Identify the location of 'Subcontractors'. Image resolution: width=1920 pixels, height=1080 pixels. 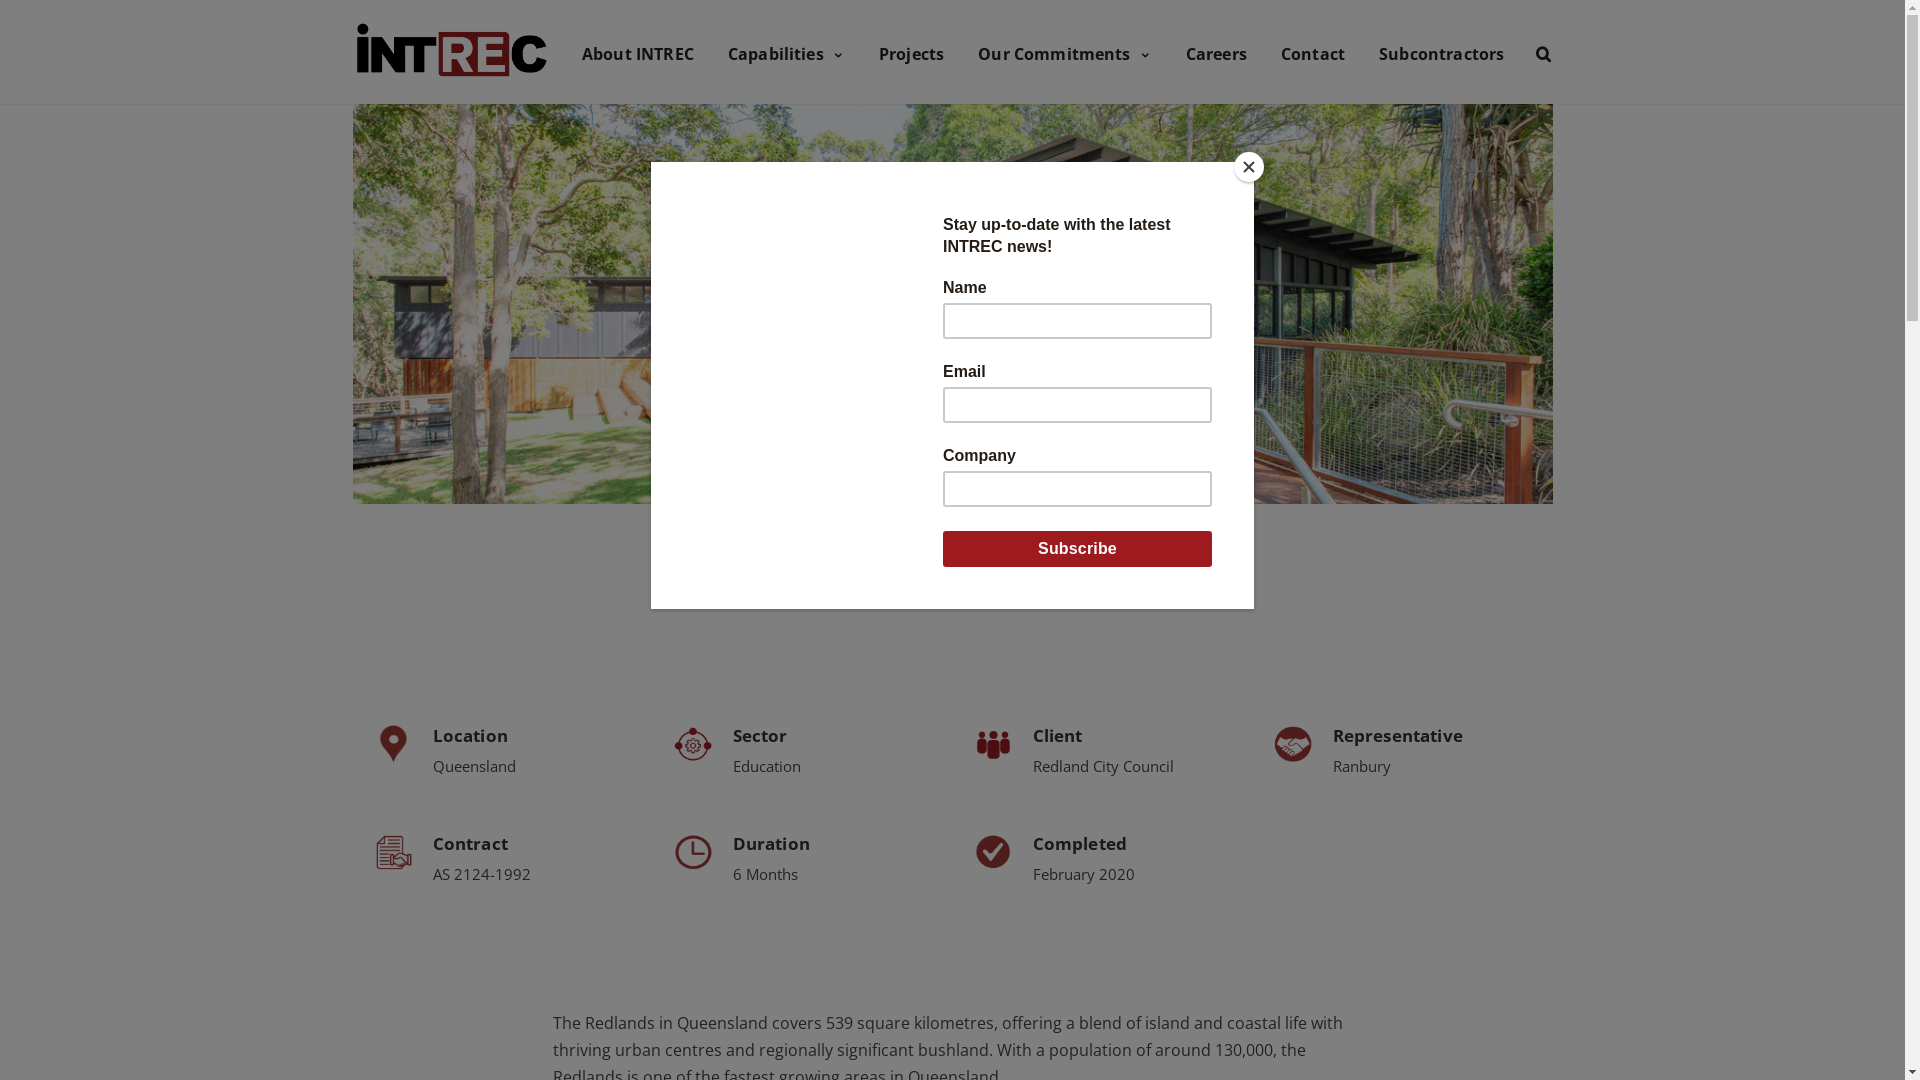
(1441, 50).